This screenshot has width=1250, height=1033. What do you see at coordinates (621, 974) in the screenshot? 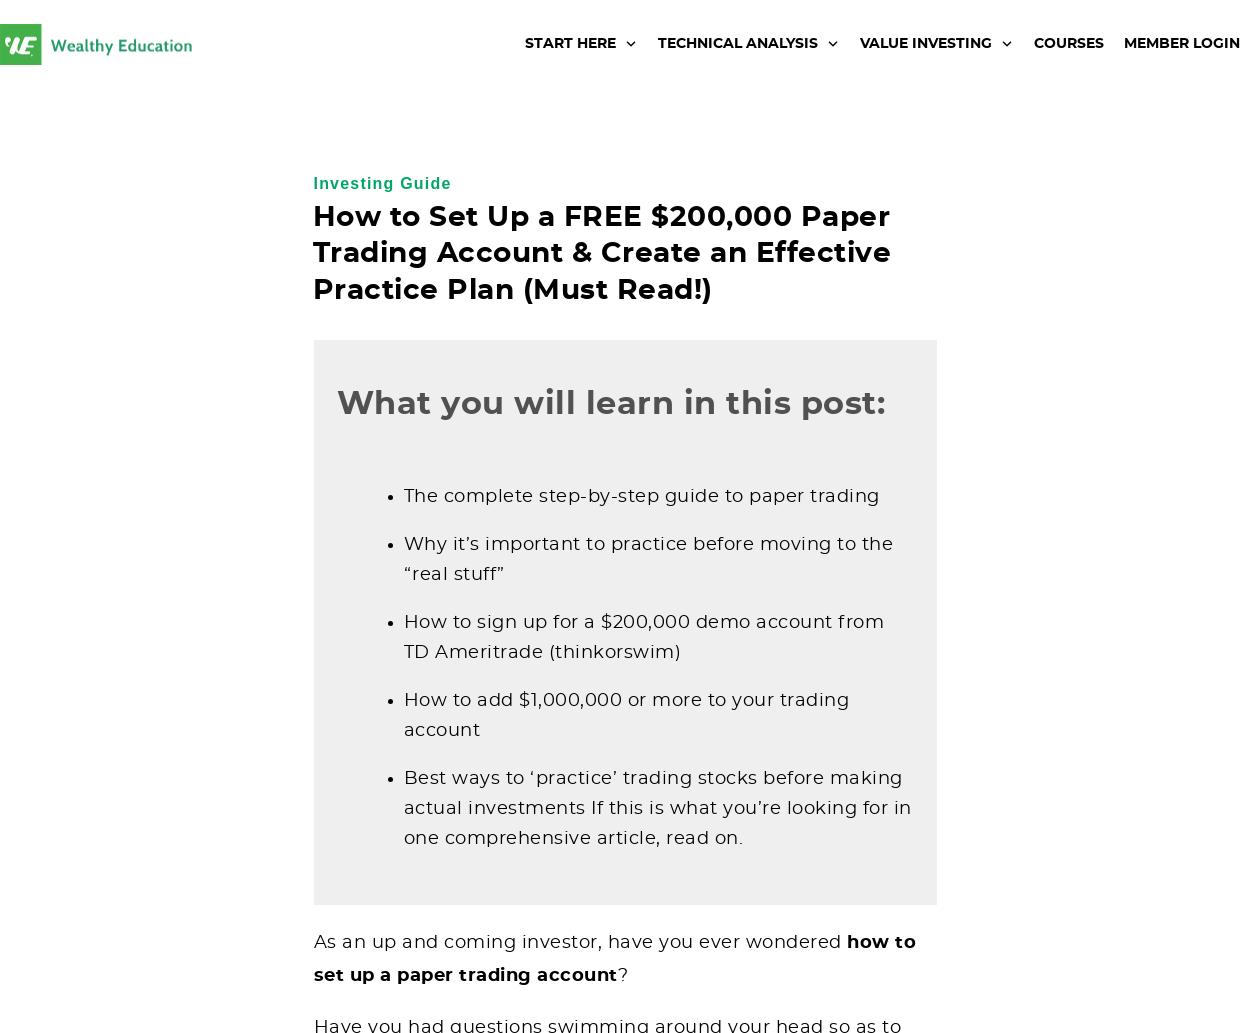
I see `'?'` at bounding box center [621, 974].